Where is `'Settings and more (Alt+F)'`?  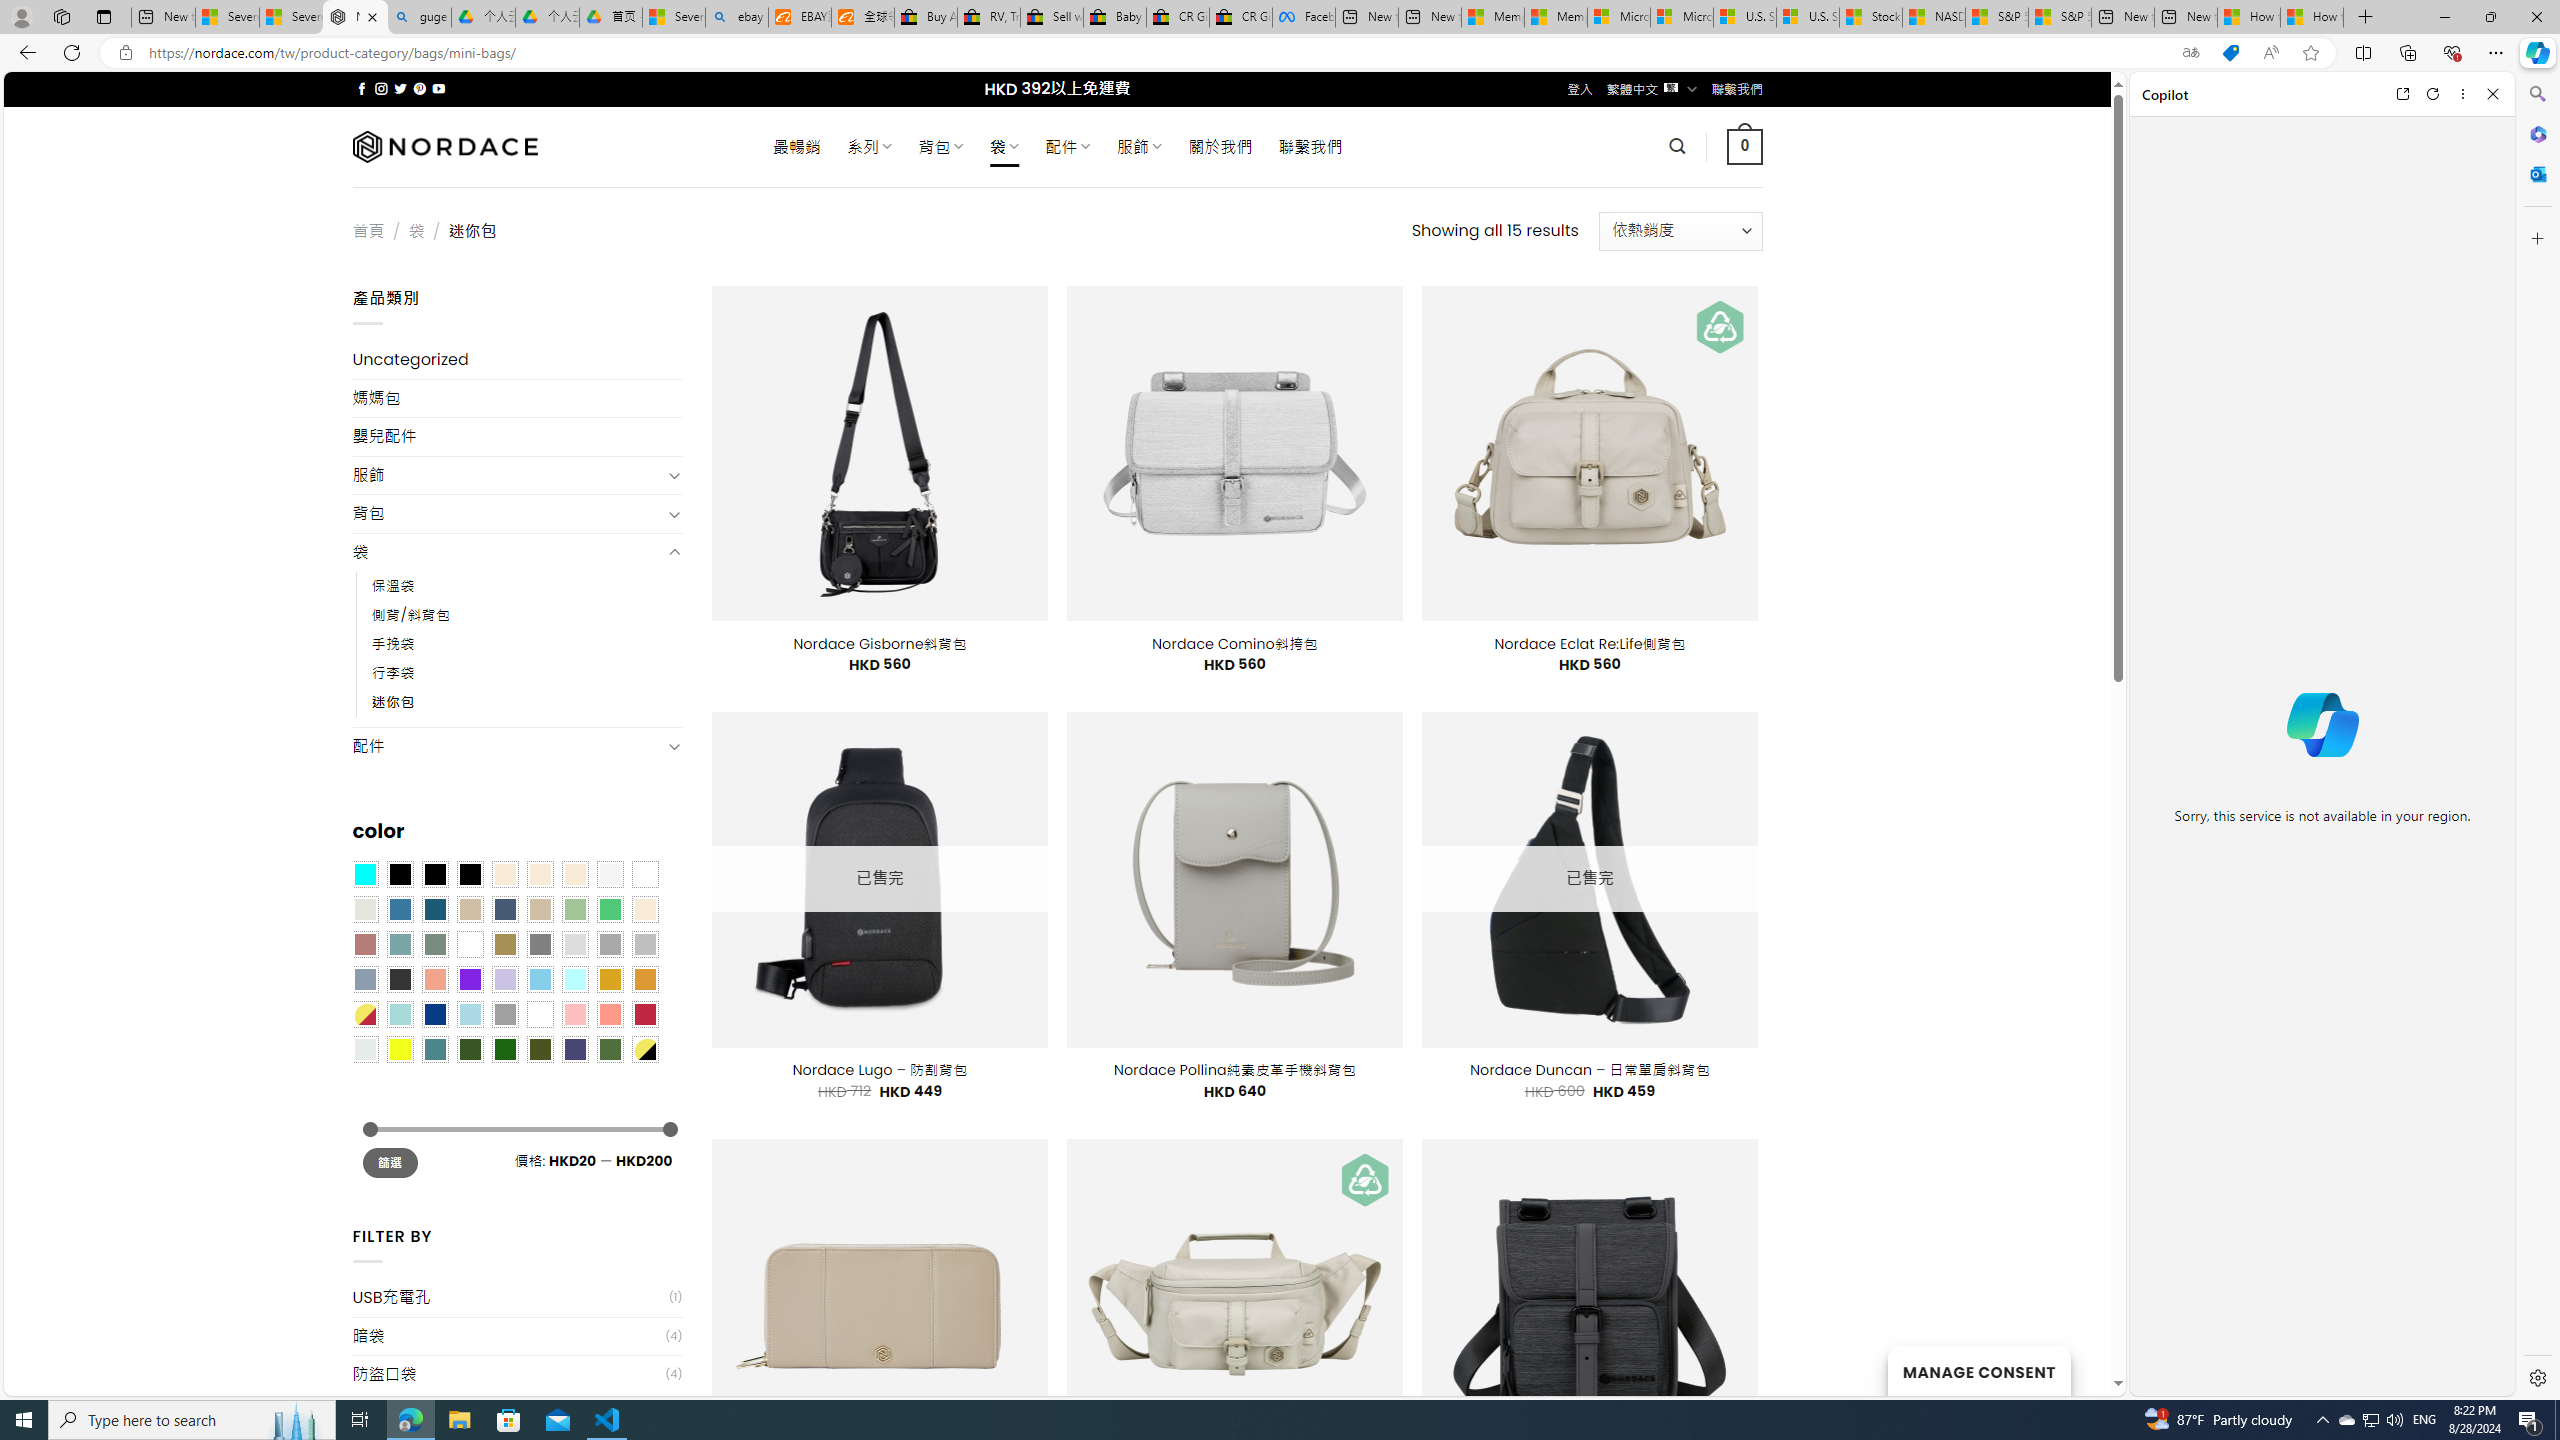
'Settings and more (Alt+F)' is located at coordinates (2495, 51).